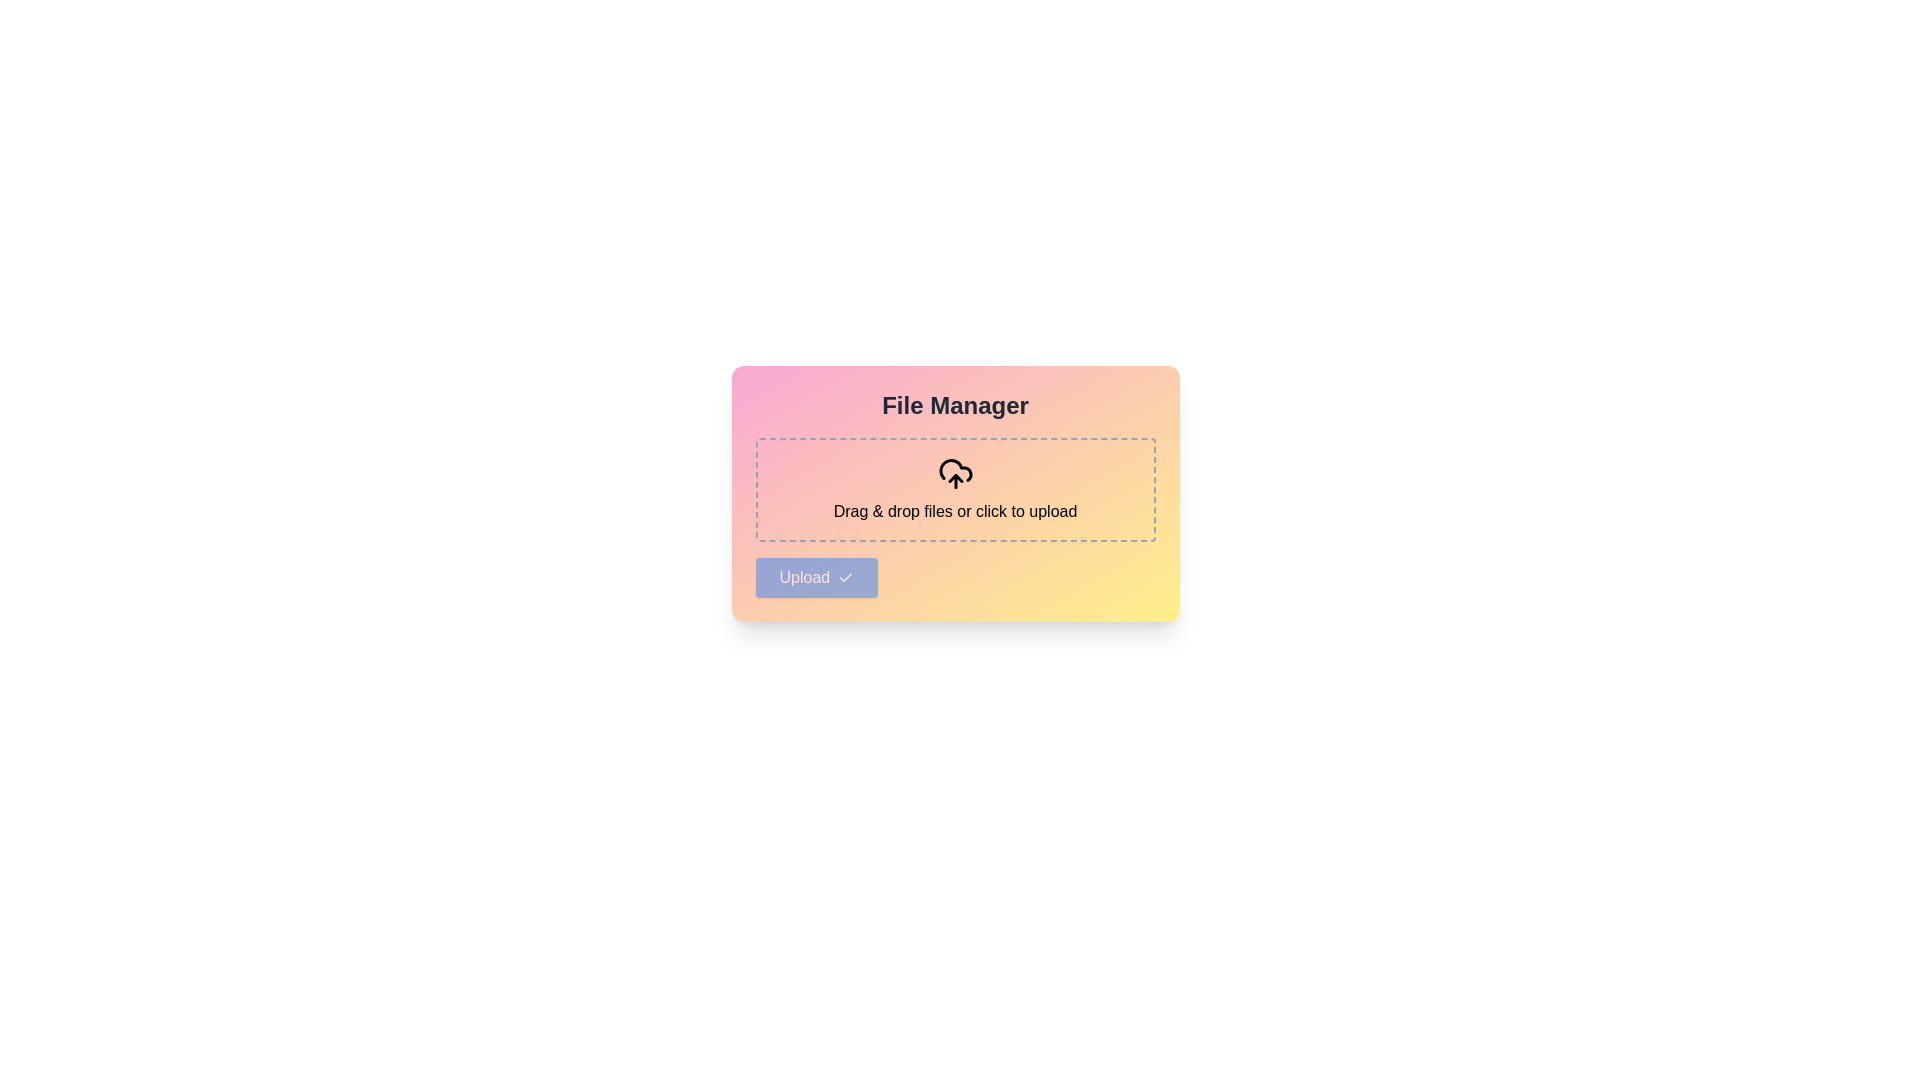 This screenshot has width=1920, height=1080. I want to click on the 'Upload' button, which has white text on a blue background and a check mark icon, located at the bottom-left corner of the card interface, so click(816, 578).